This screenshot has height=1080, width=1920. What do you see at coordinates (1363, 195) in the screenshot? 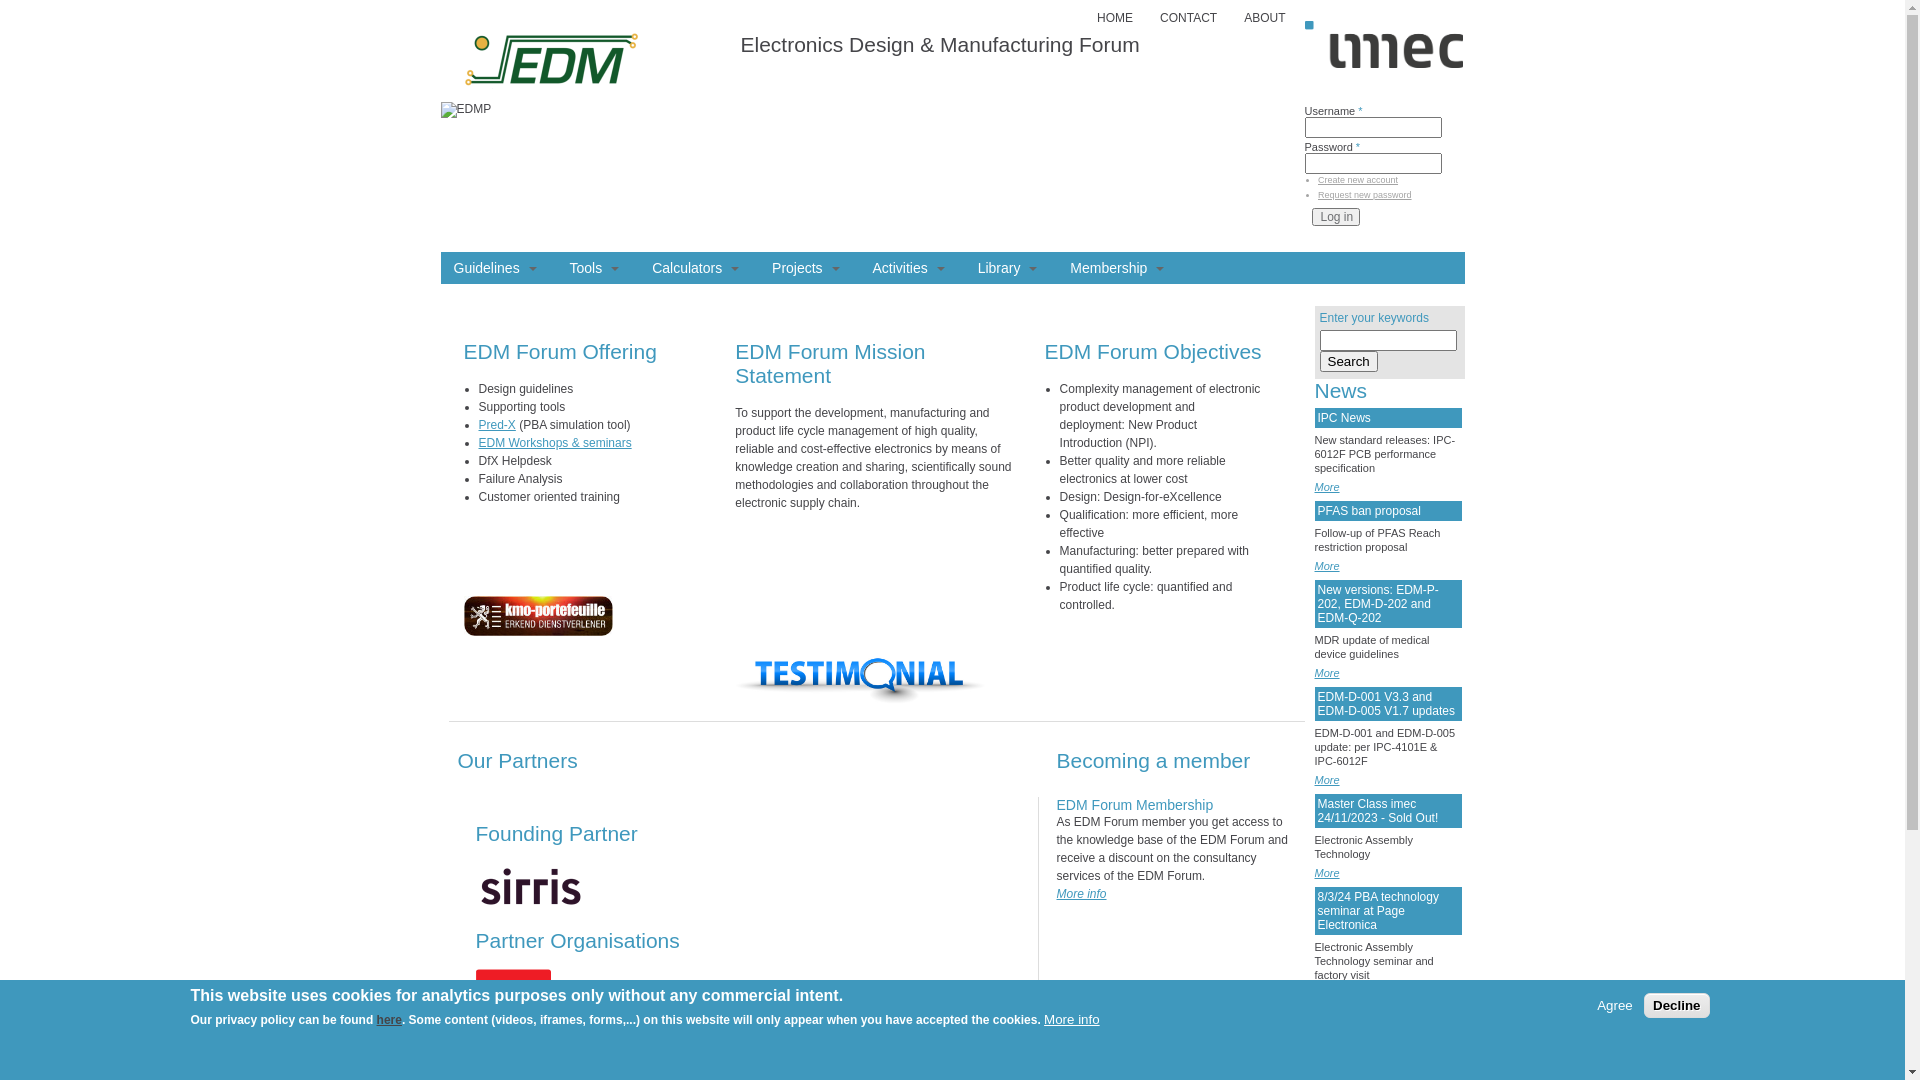
I see `'Request new password'` at bounding box center [1363, 195].